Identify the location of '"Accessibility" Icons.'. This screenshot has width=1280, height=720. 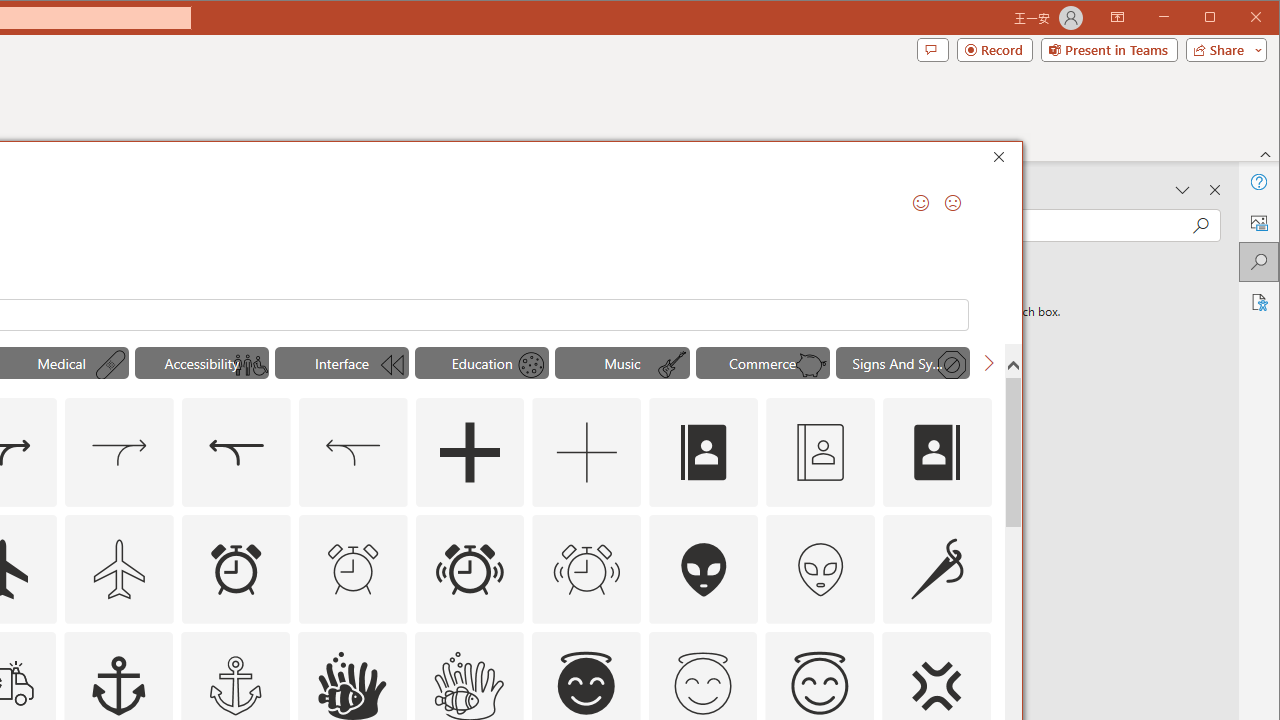
(201, 362).